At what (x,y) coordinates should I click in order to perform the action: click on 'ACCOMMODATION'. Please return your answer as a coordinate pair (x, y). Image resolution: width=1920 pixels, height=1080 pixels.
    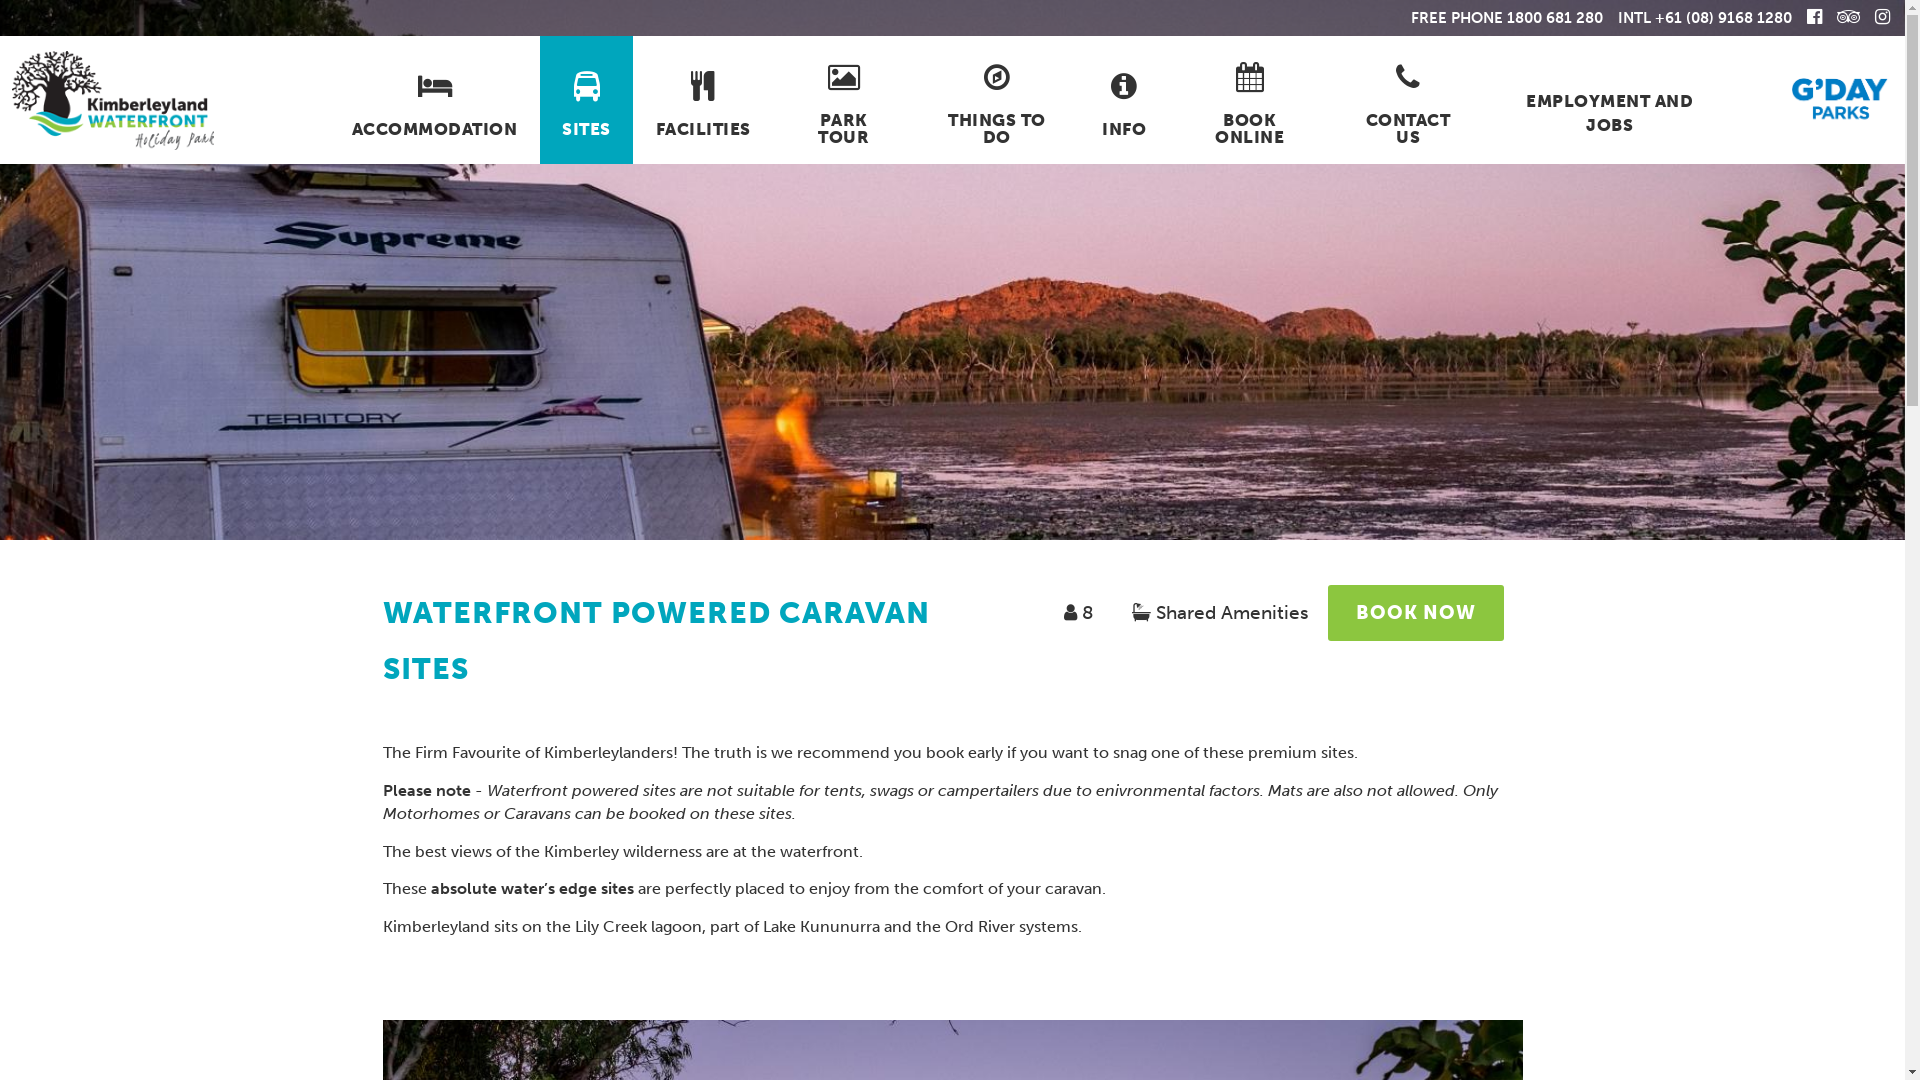
    Looking at the image, I should click on (329, 100).